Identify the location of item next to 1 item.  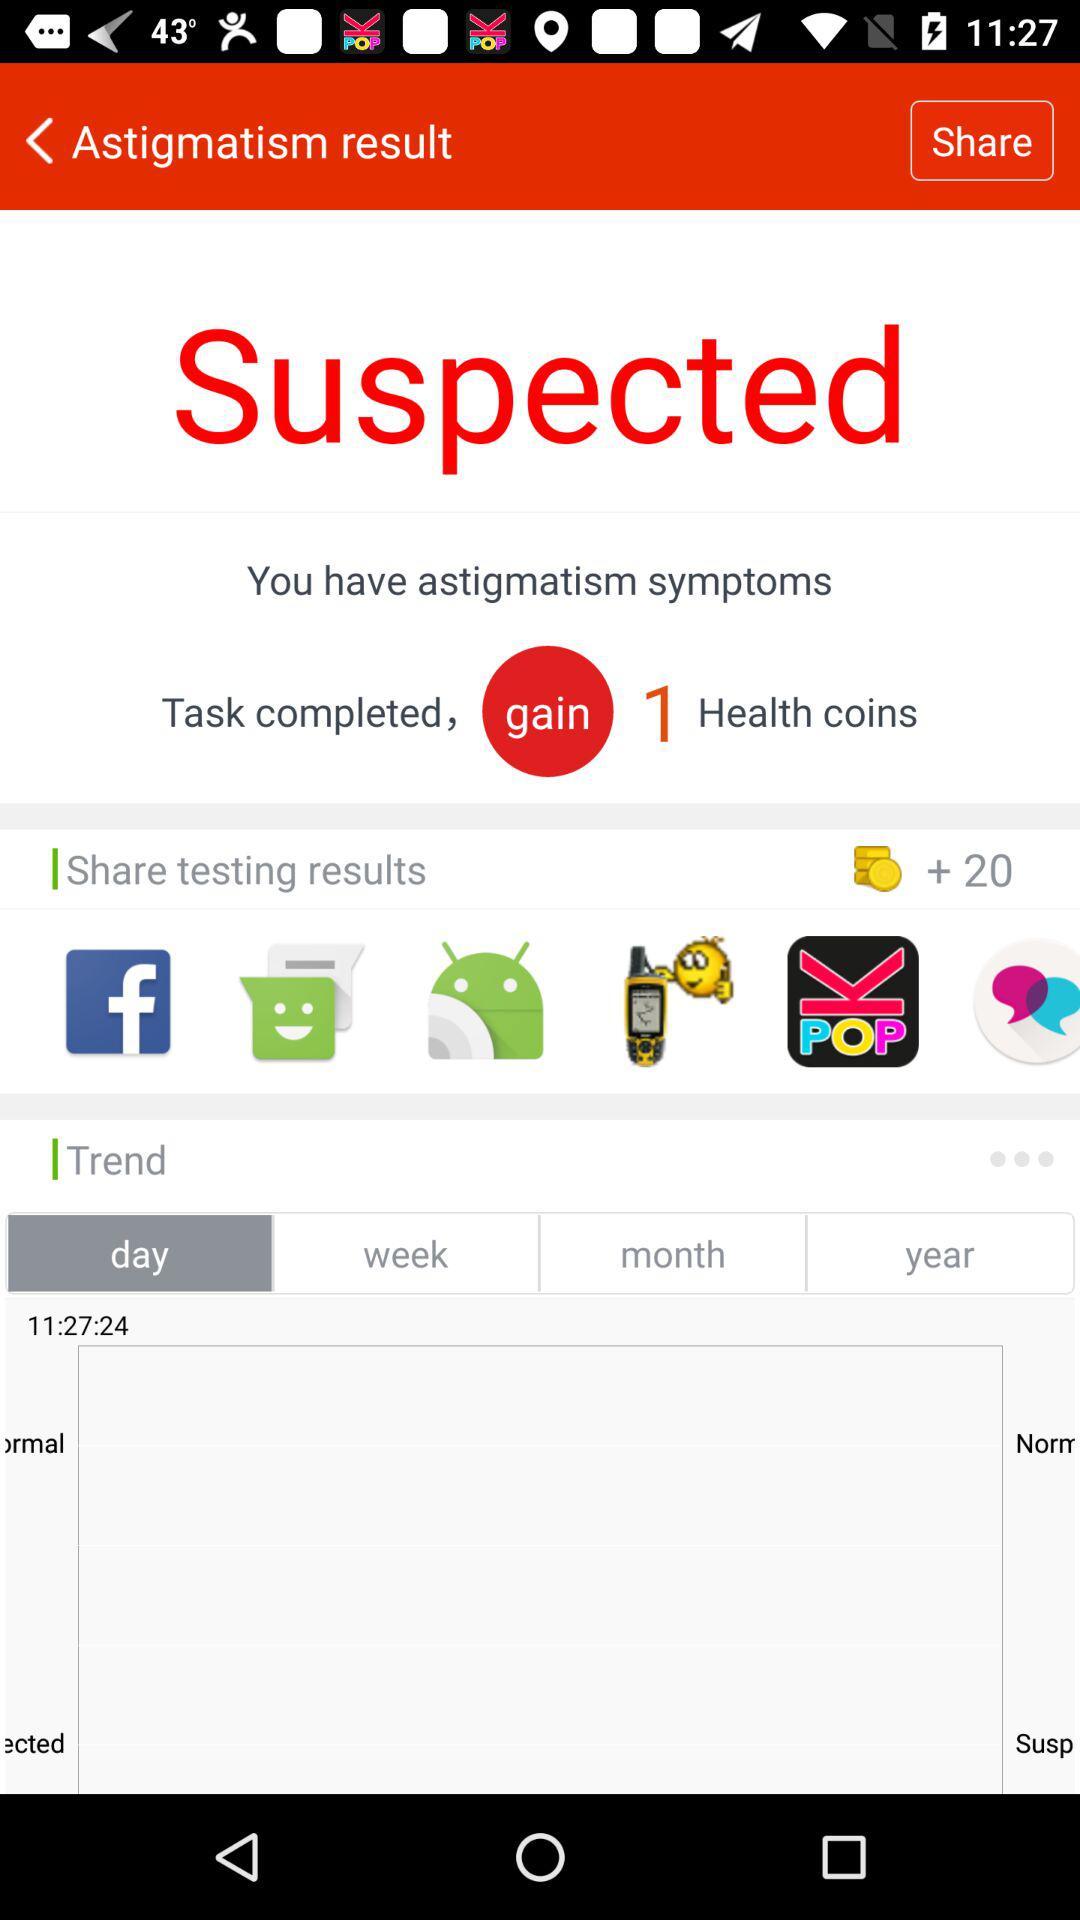
(547, 711).